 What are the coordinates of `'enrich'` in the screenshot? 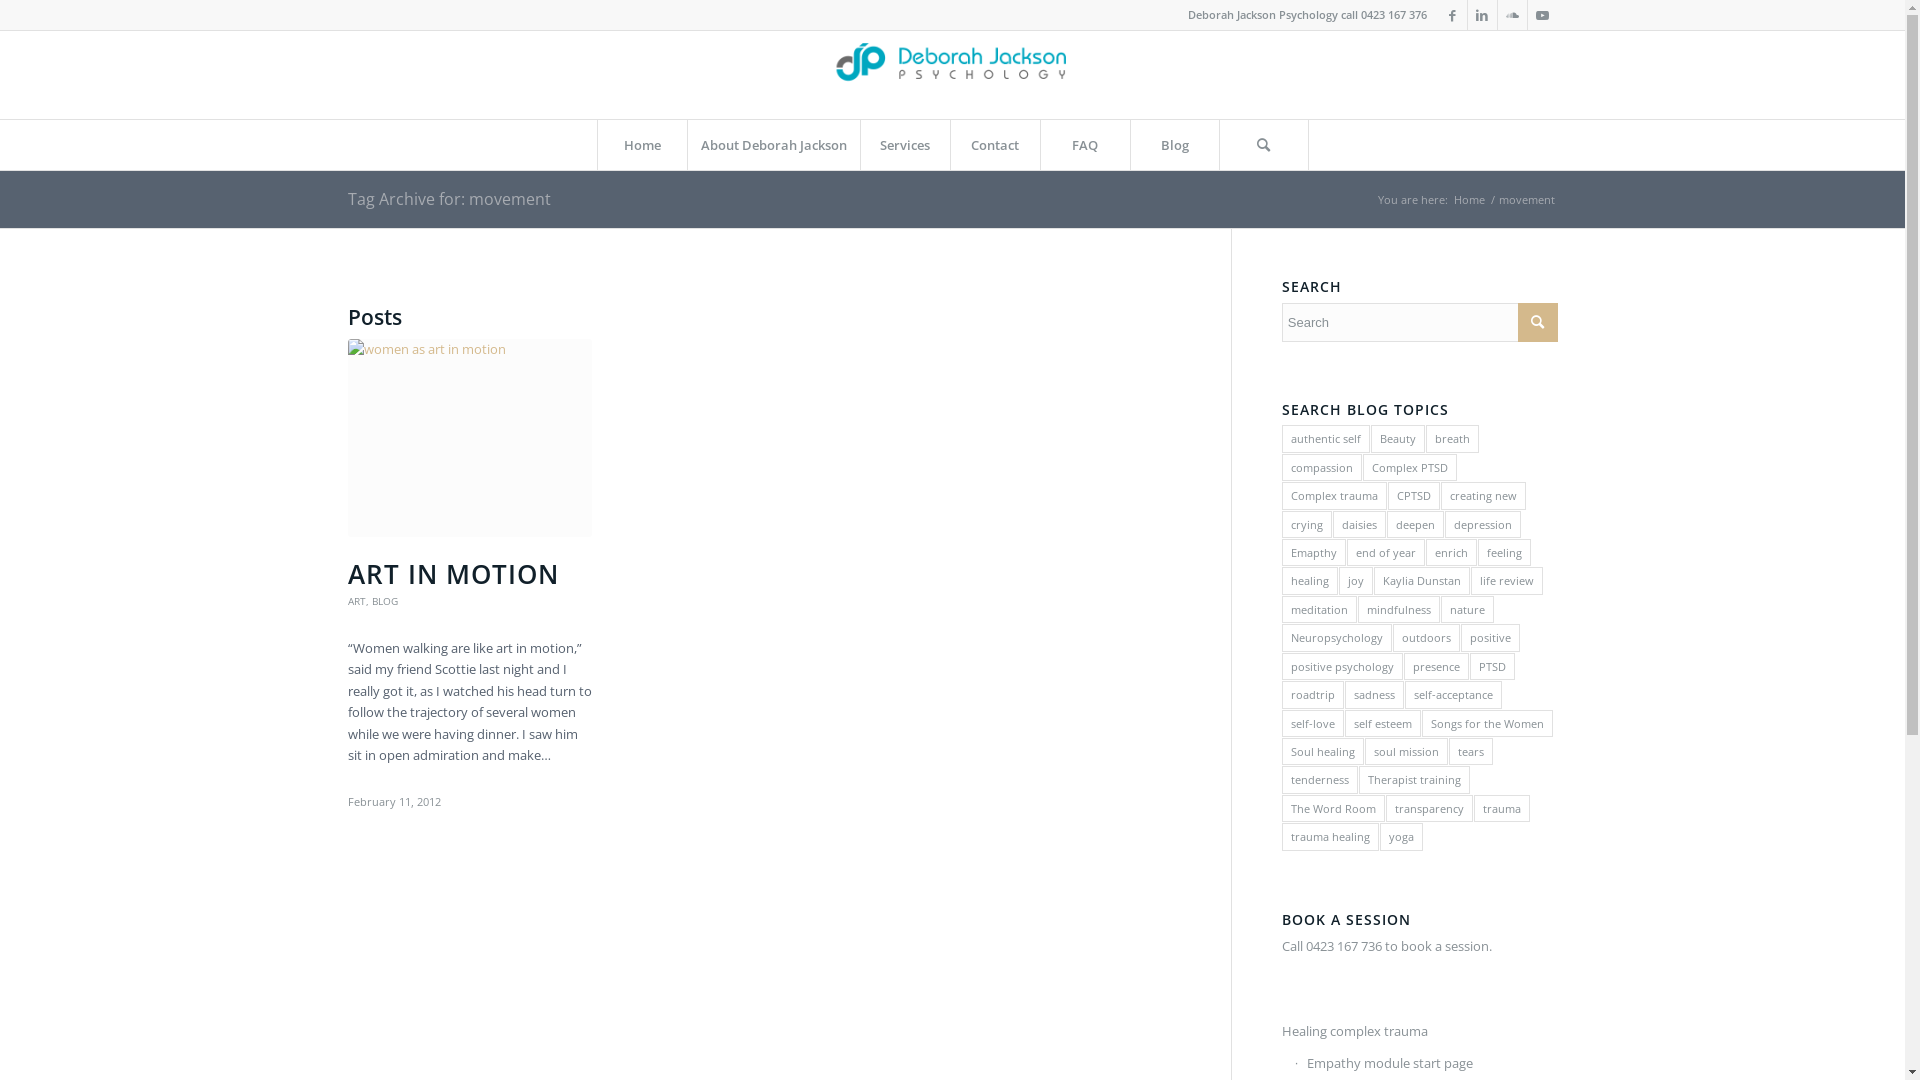 It's located at (1451, 552).